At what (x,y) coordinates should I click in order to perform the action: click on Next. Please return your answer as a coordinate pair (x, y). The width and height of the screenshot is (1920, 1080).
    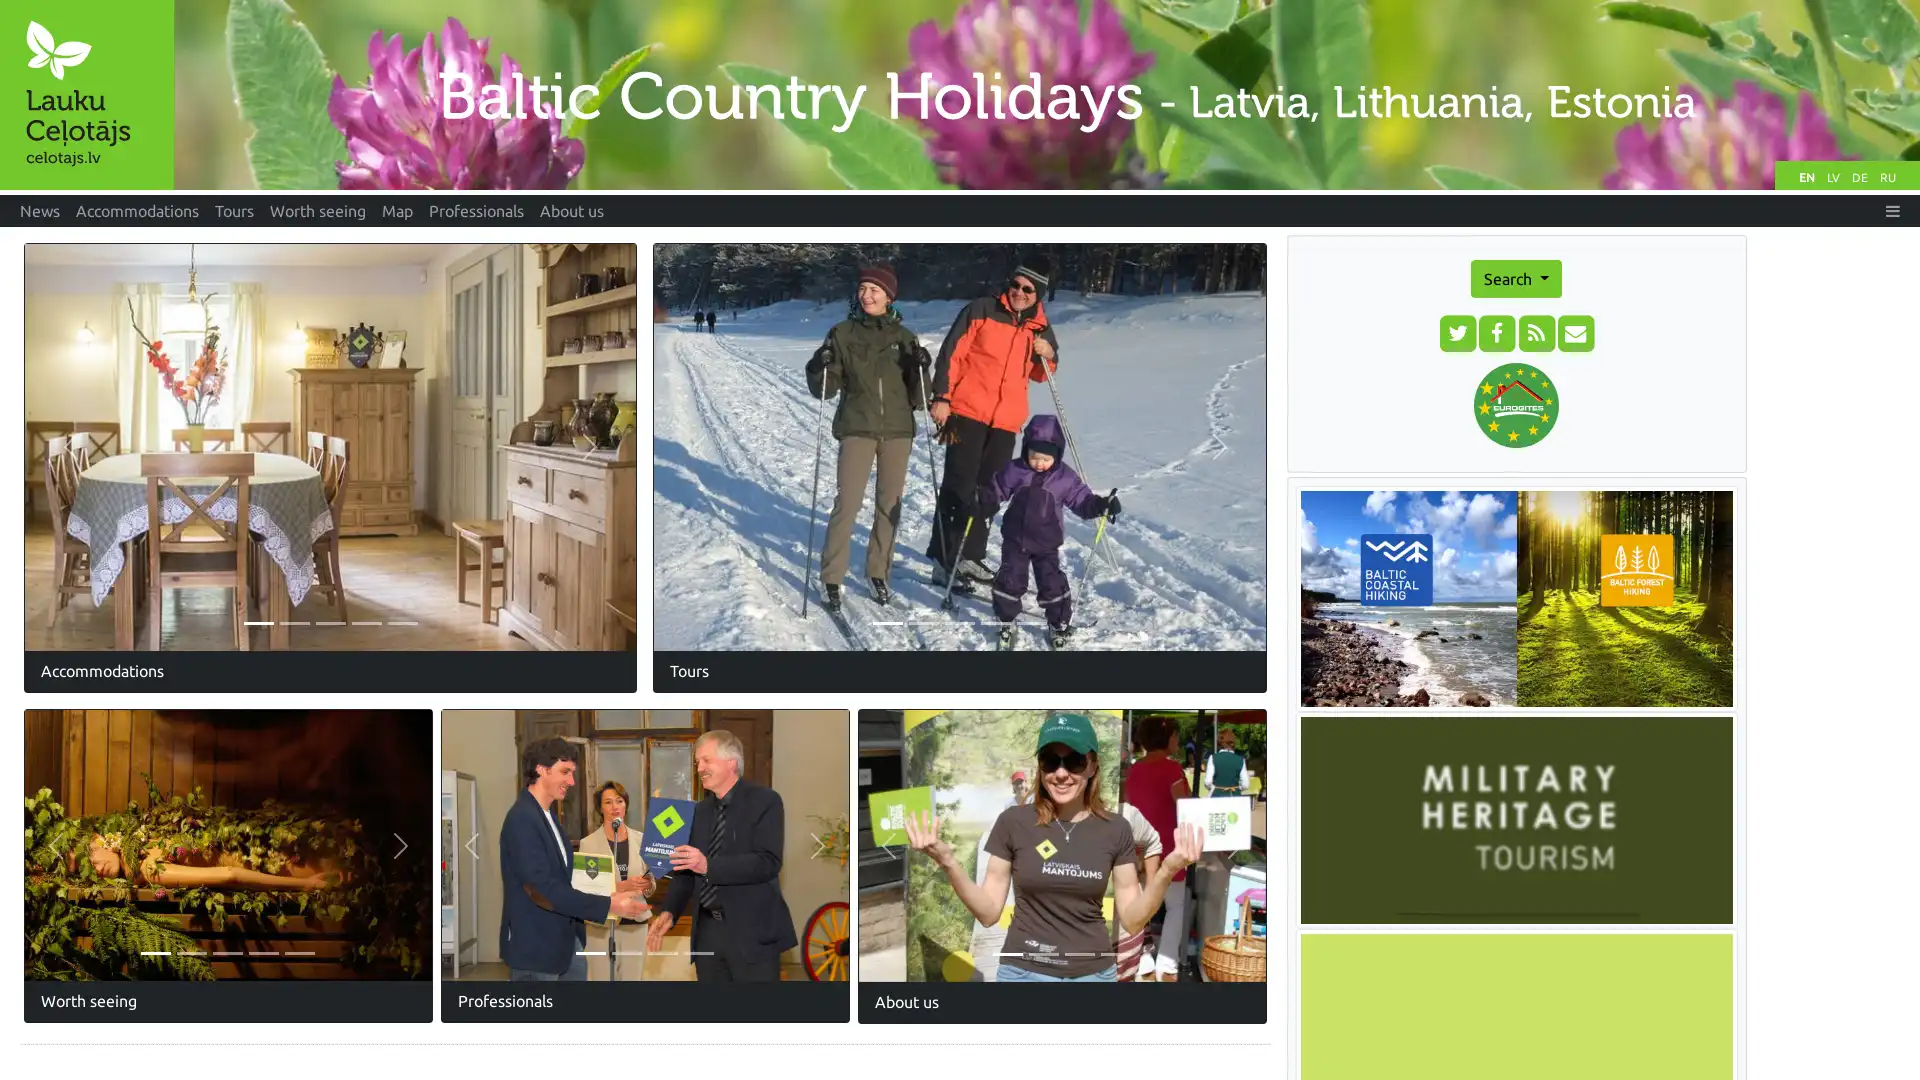
    Looking at the image, I should click on (1233, 845).